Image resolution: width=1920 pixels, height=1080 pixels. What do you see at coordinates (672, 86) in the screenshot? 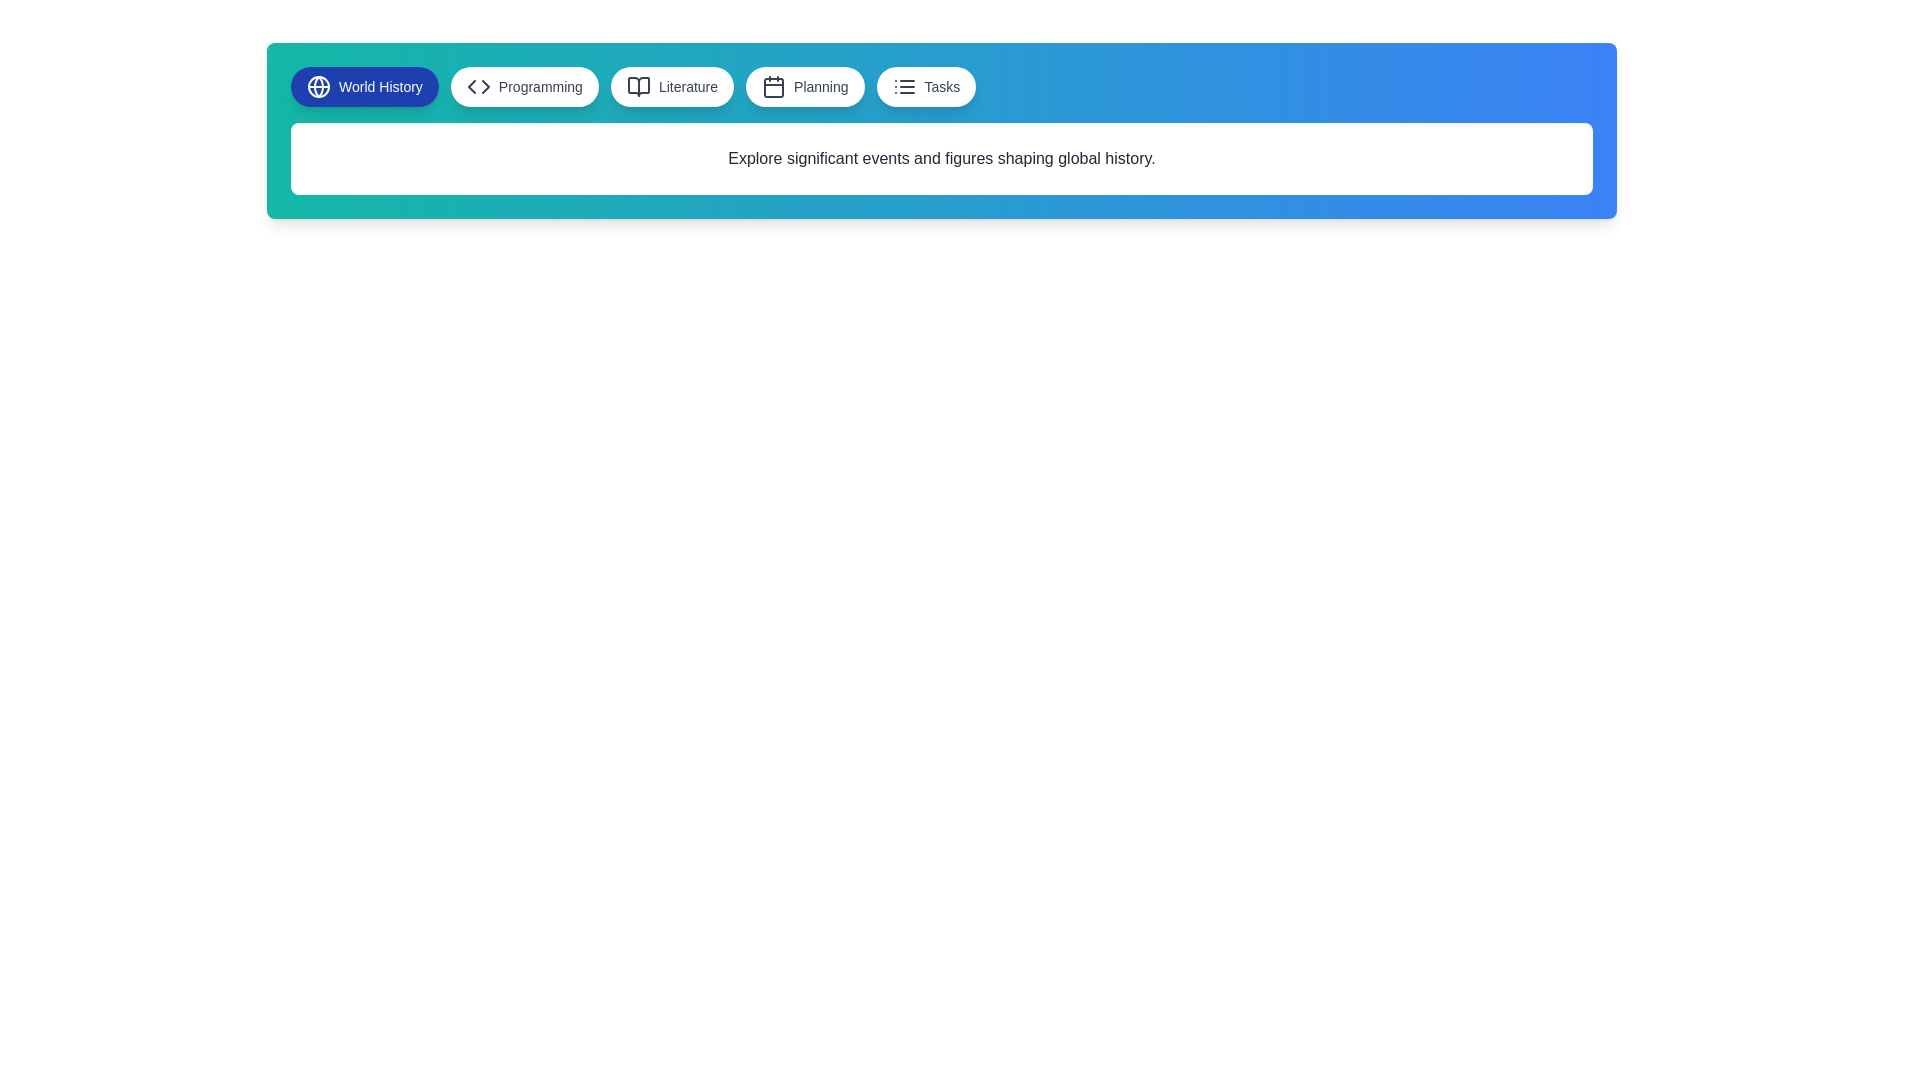
I see `the button labeled Literature to observe the hover effect` at bounding box center [672, 86].